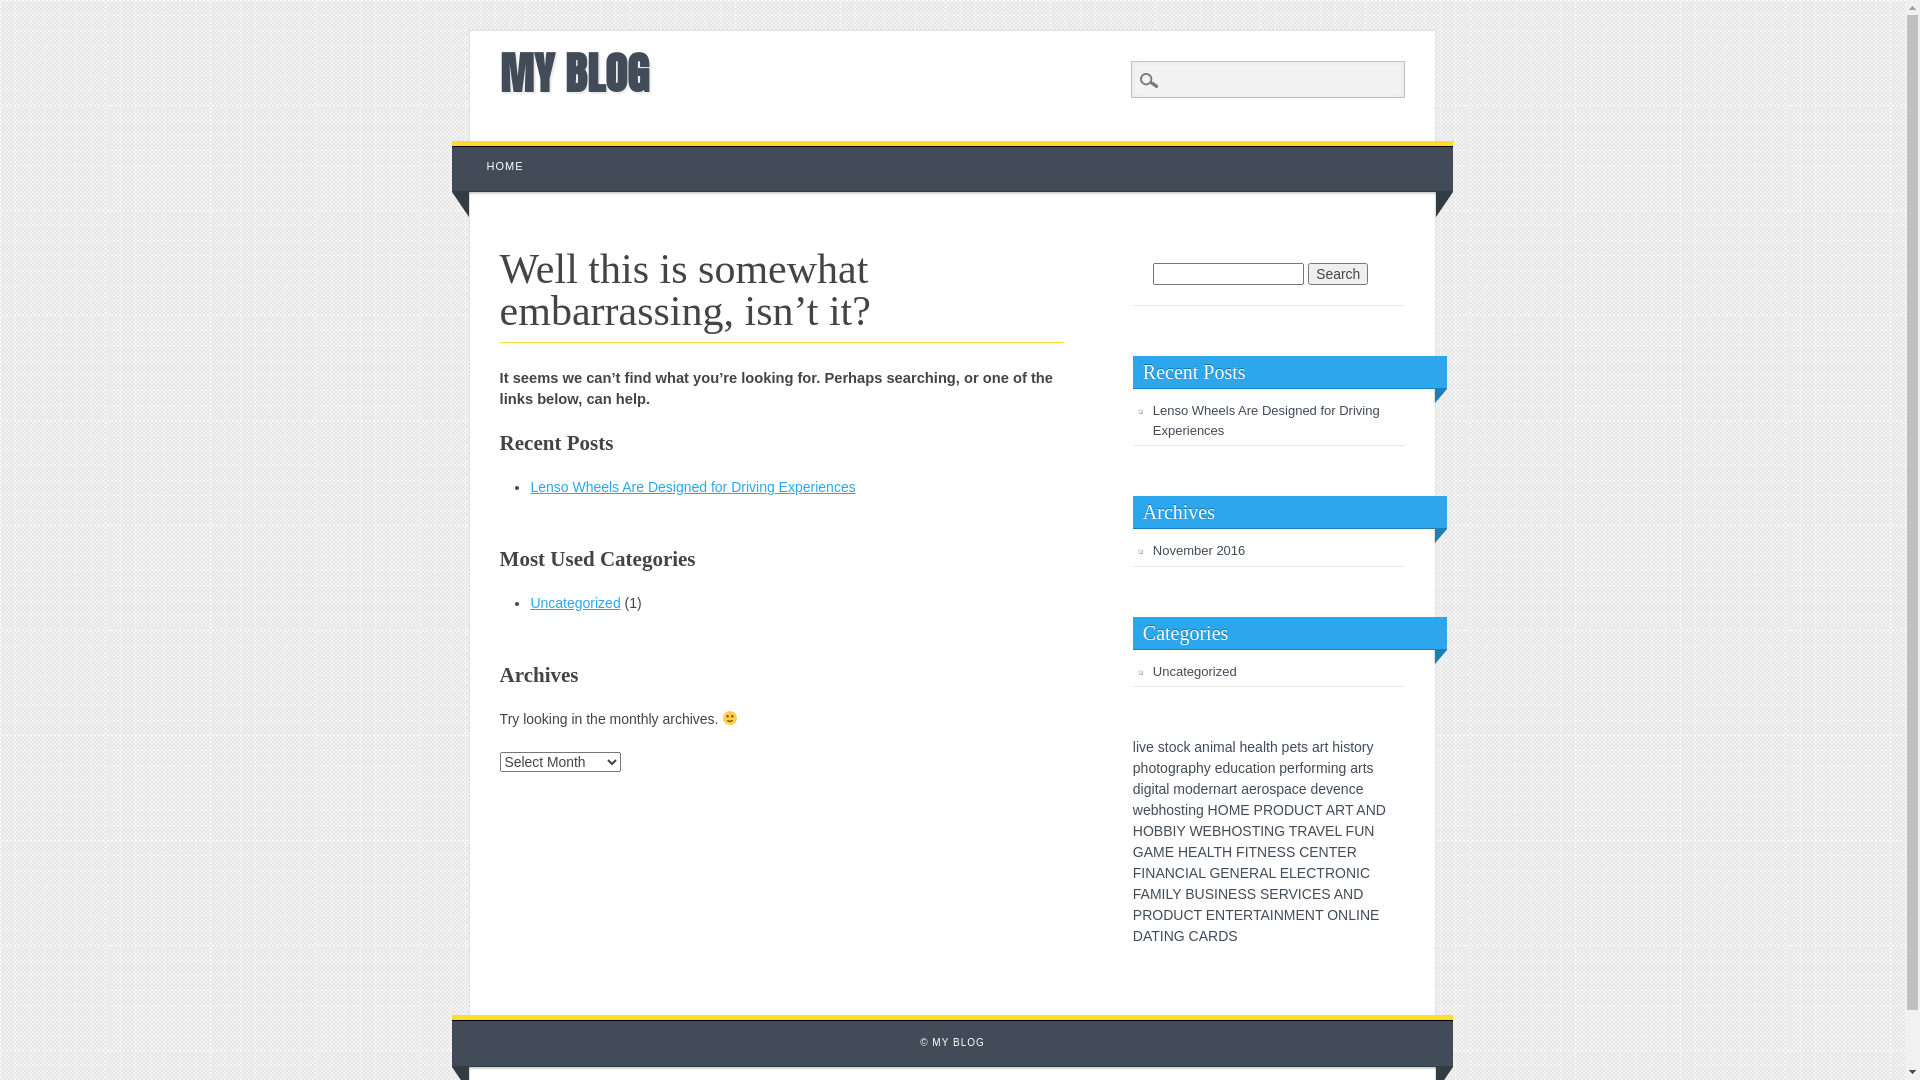 This screenshot has width=1920, height=1080. Describe the element at coordinates (1344, 788) in the screenshot. I see `'n'` at that location.